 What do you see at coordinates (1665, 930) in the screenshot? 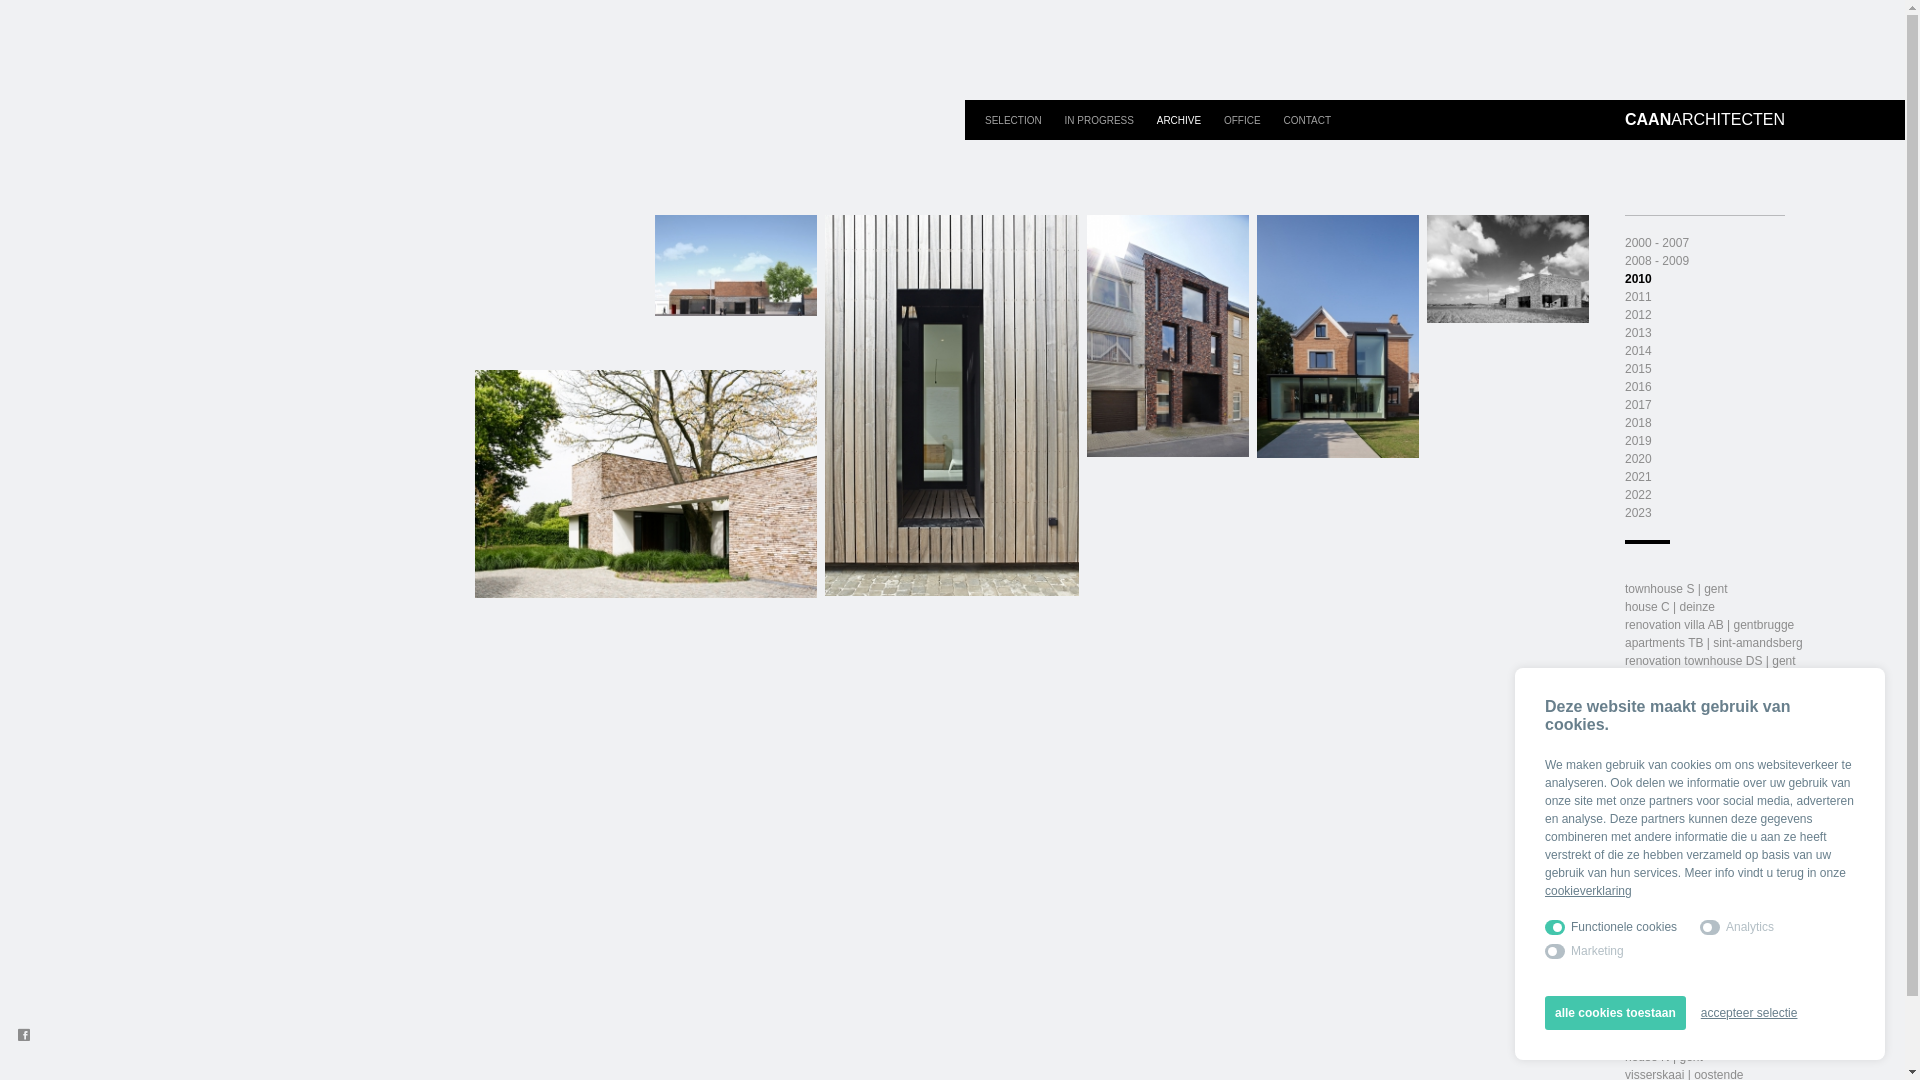
I see `'house VB | tielt'` at bounding box center [1665, 930].